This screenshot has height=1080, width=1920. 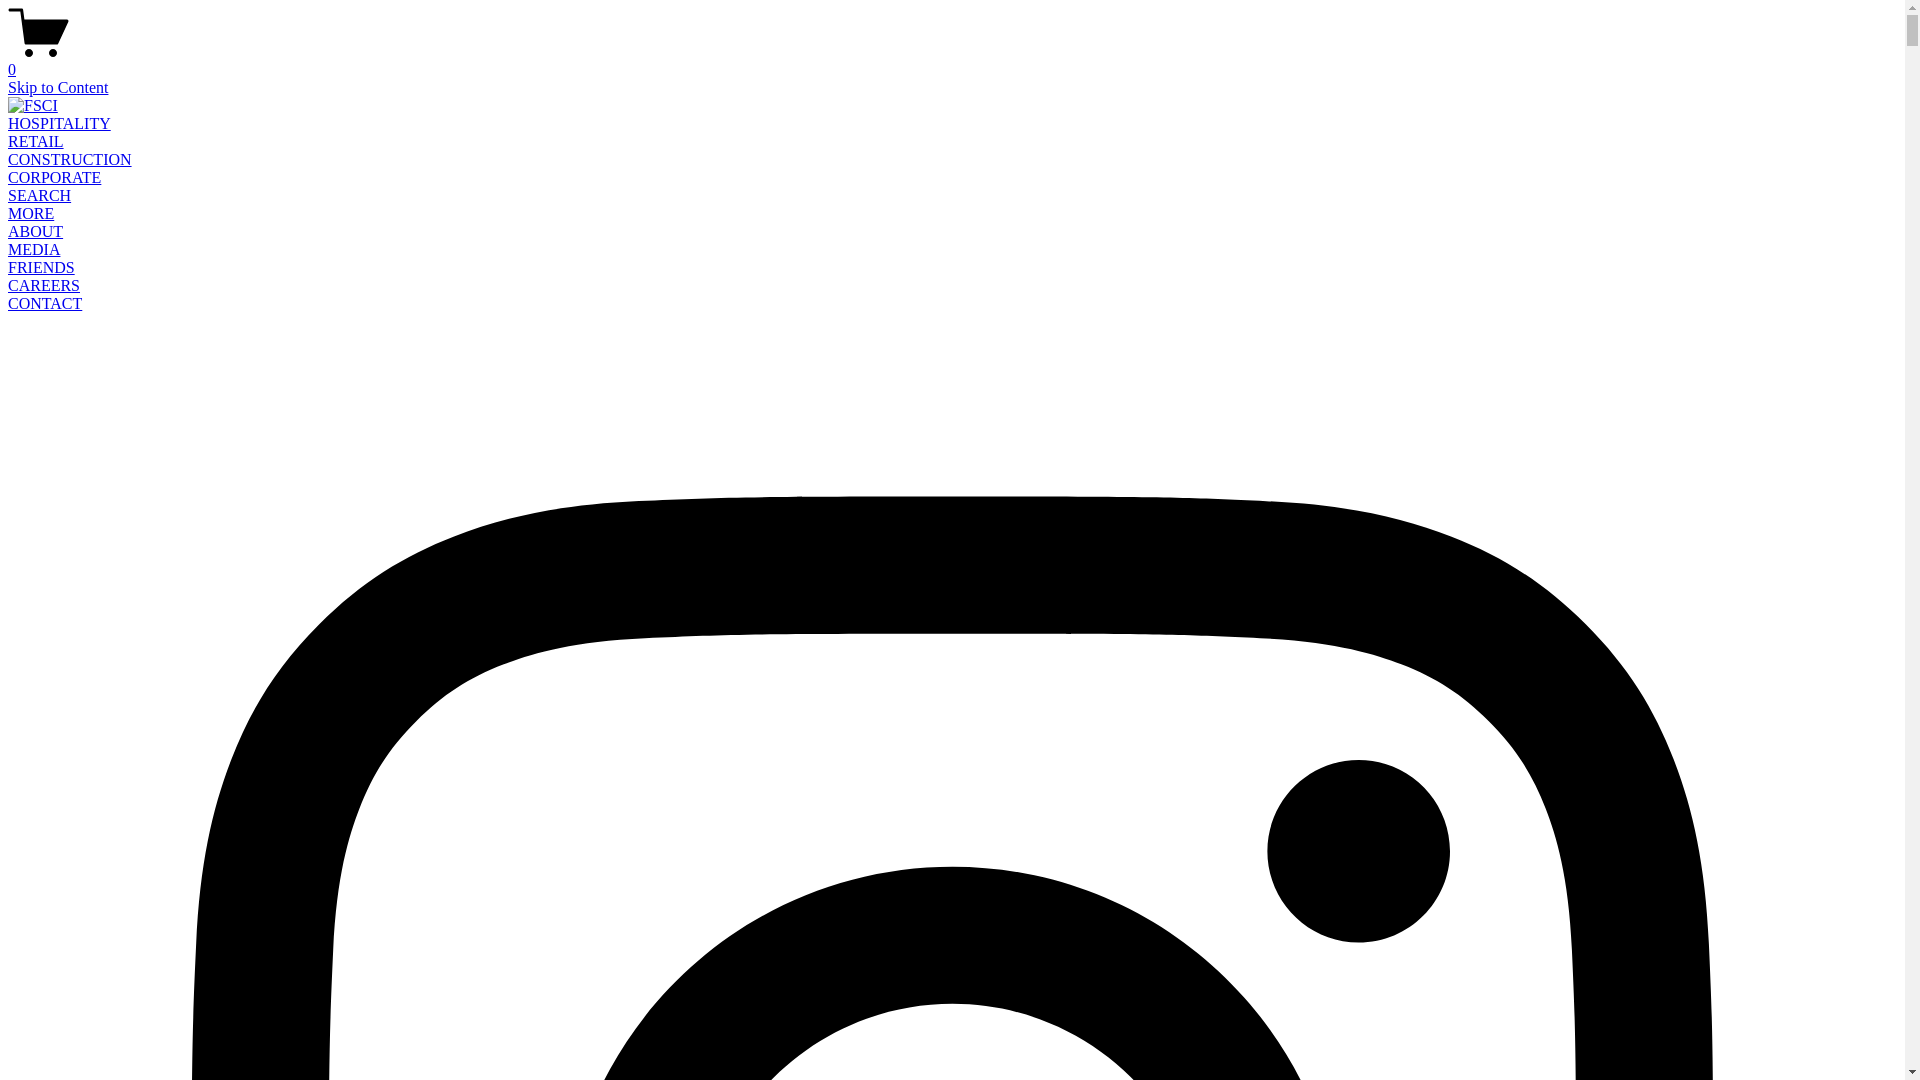 I want to click on '0', so click(x=951, y=60).